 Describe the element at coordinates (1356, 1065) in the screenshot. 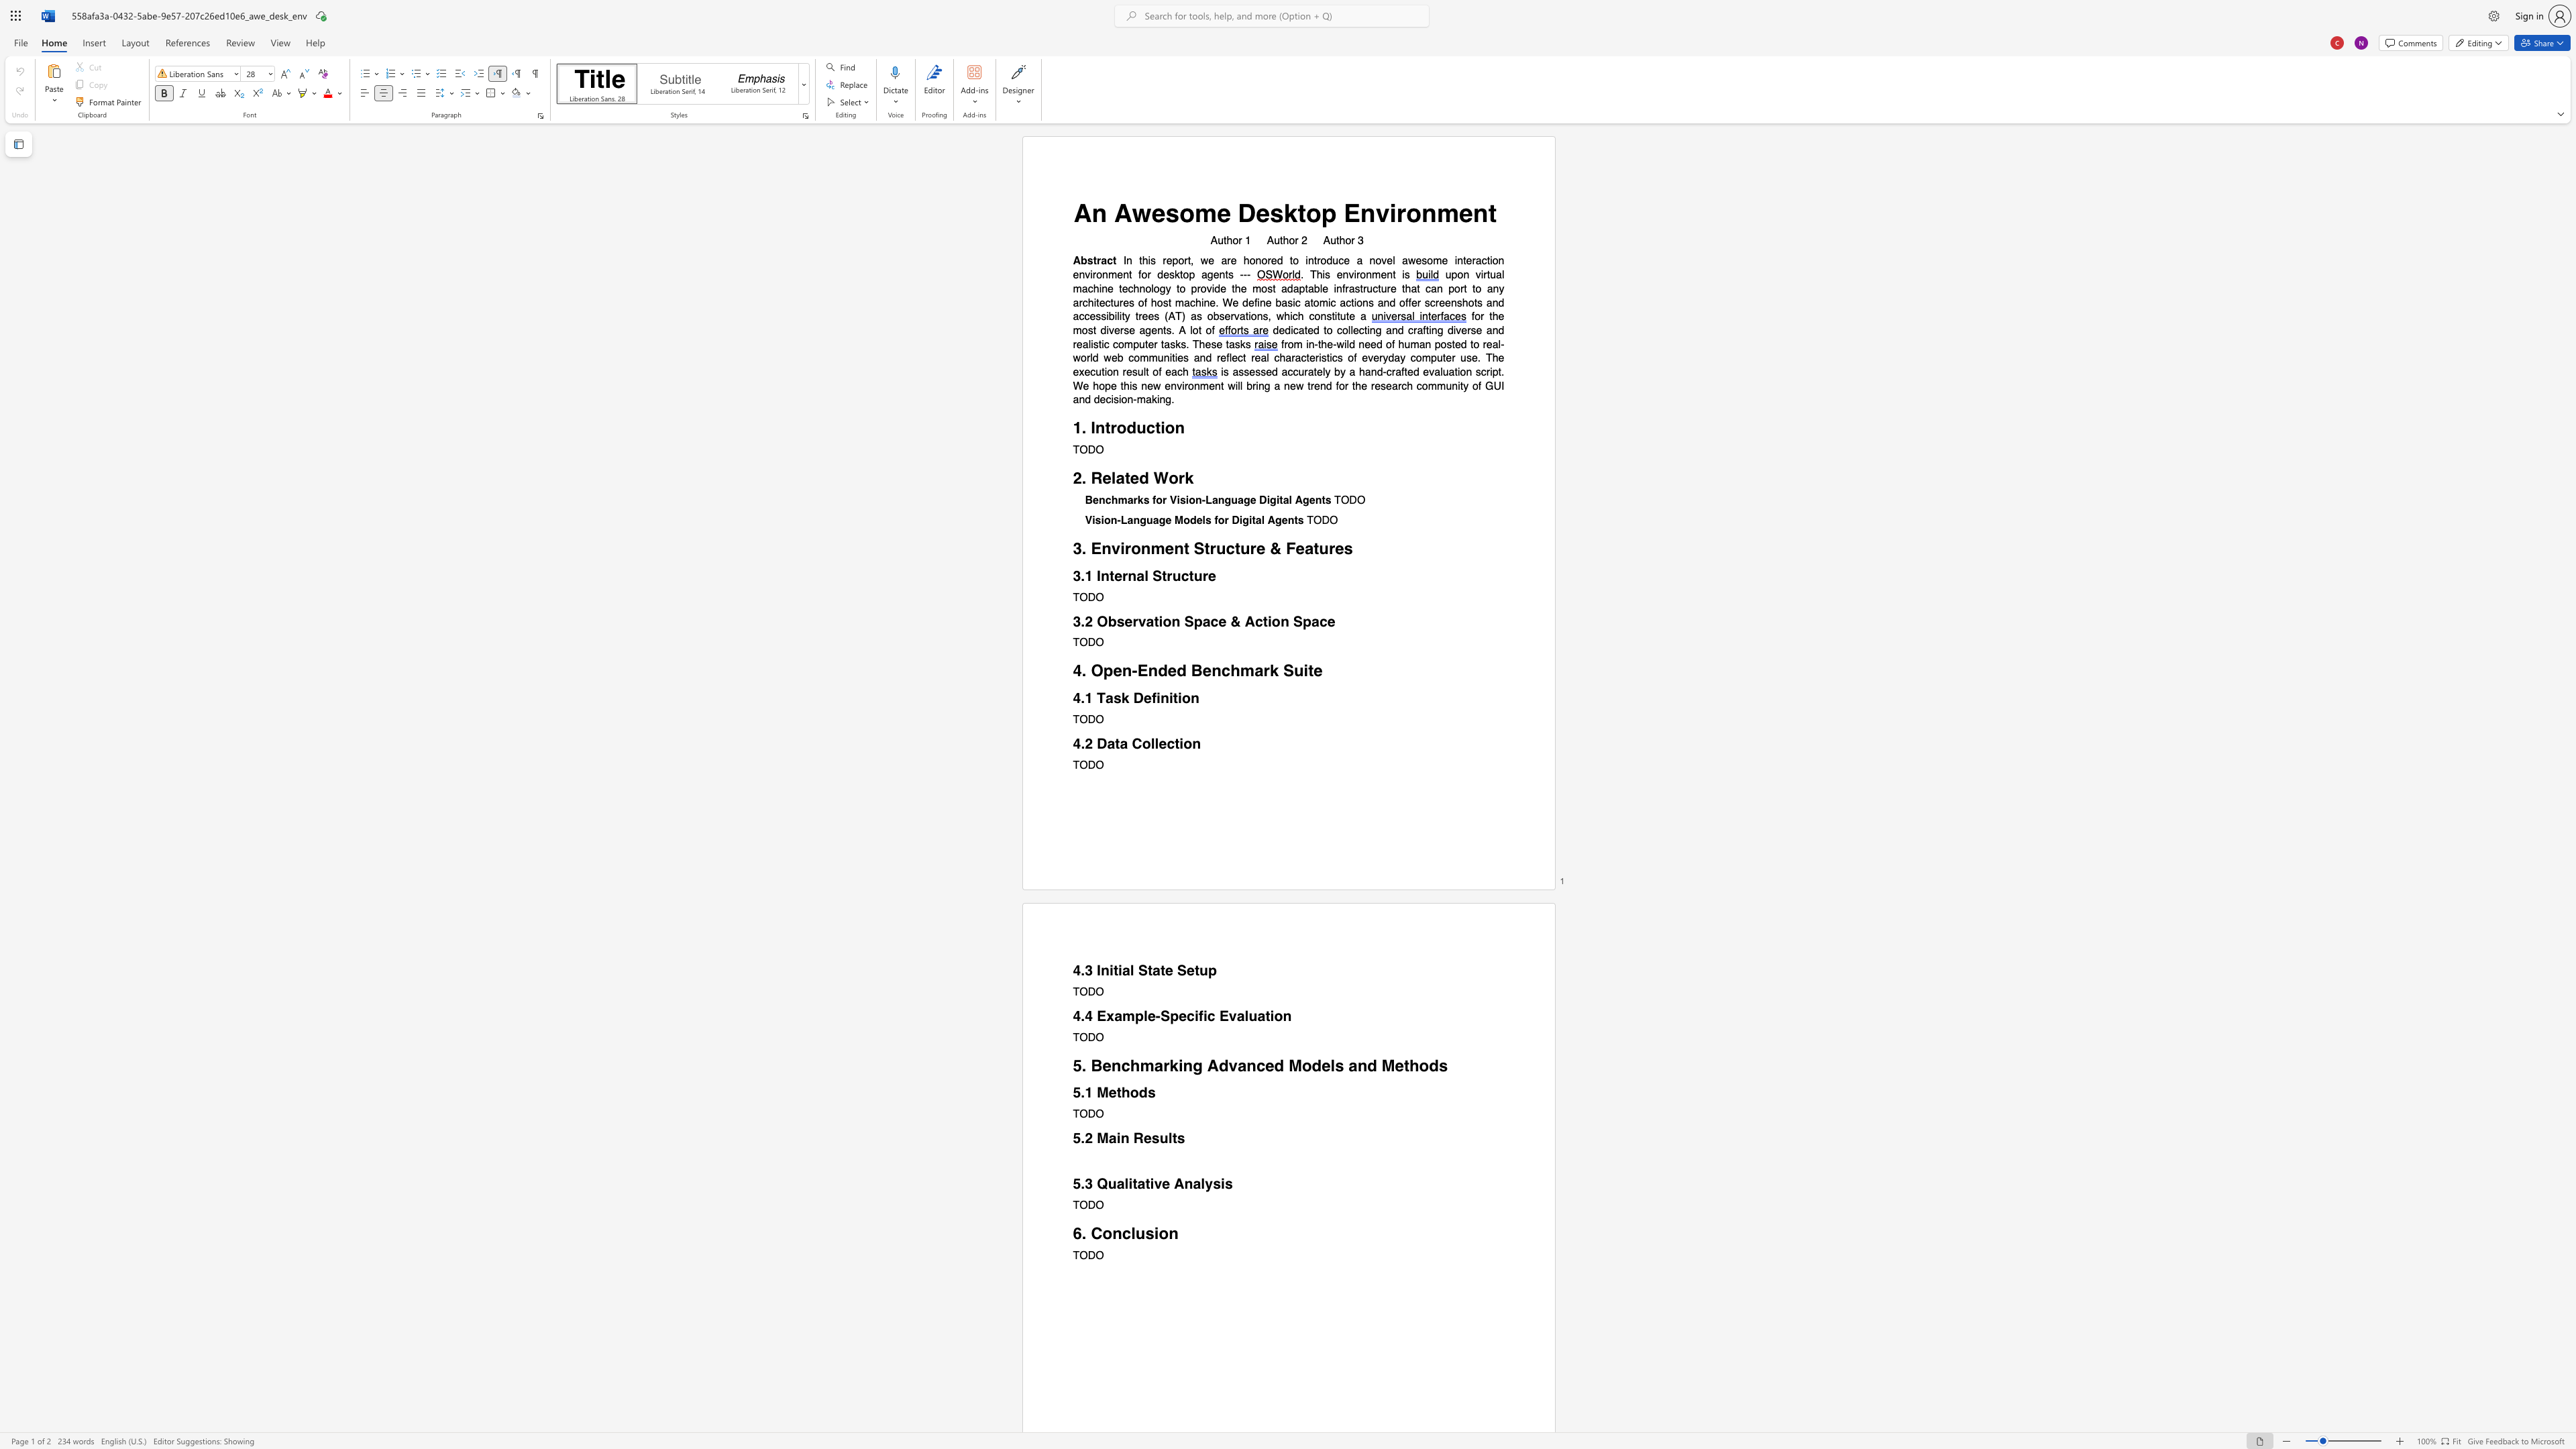

I see `the subset text "nd Me" within the text "5. Benchmarking Advanced Models and Methods"` at that location.